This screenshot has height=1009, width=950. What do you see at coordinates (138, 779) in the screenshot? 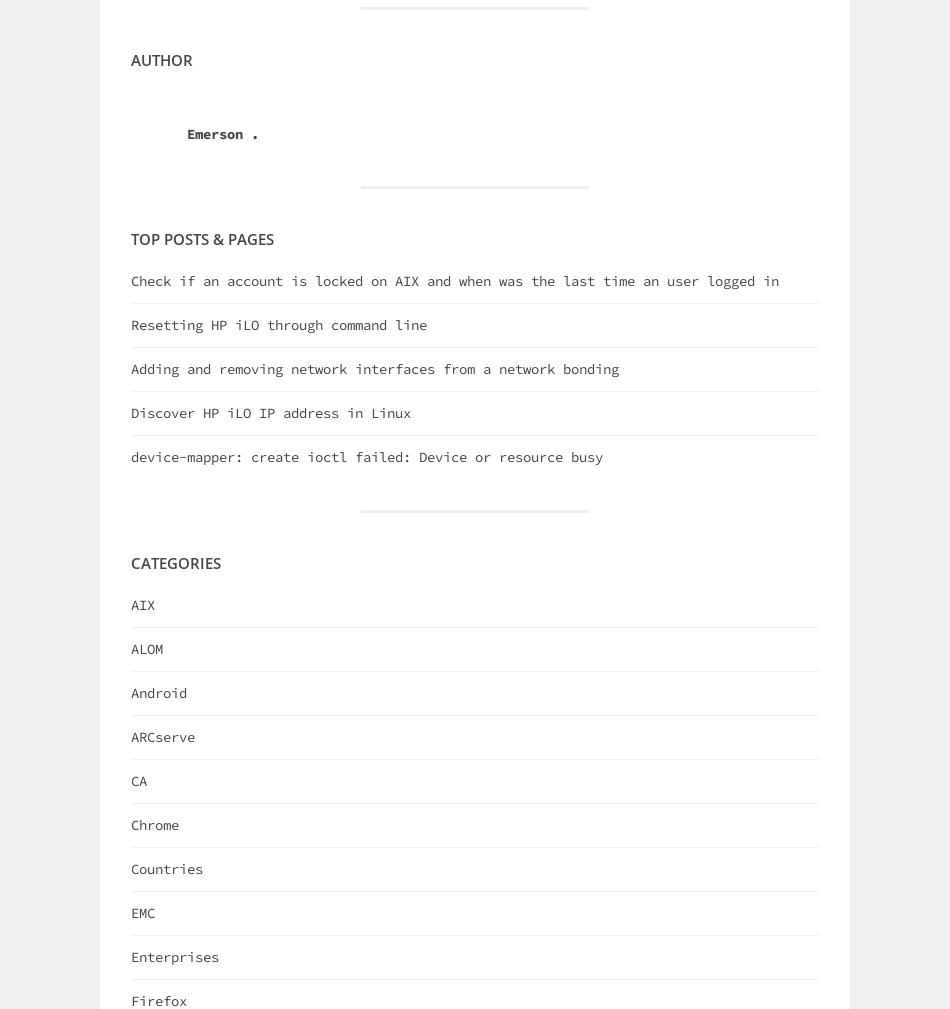
I see `'CA'` at bounding box center [138, 779].